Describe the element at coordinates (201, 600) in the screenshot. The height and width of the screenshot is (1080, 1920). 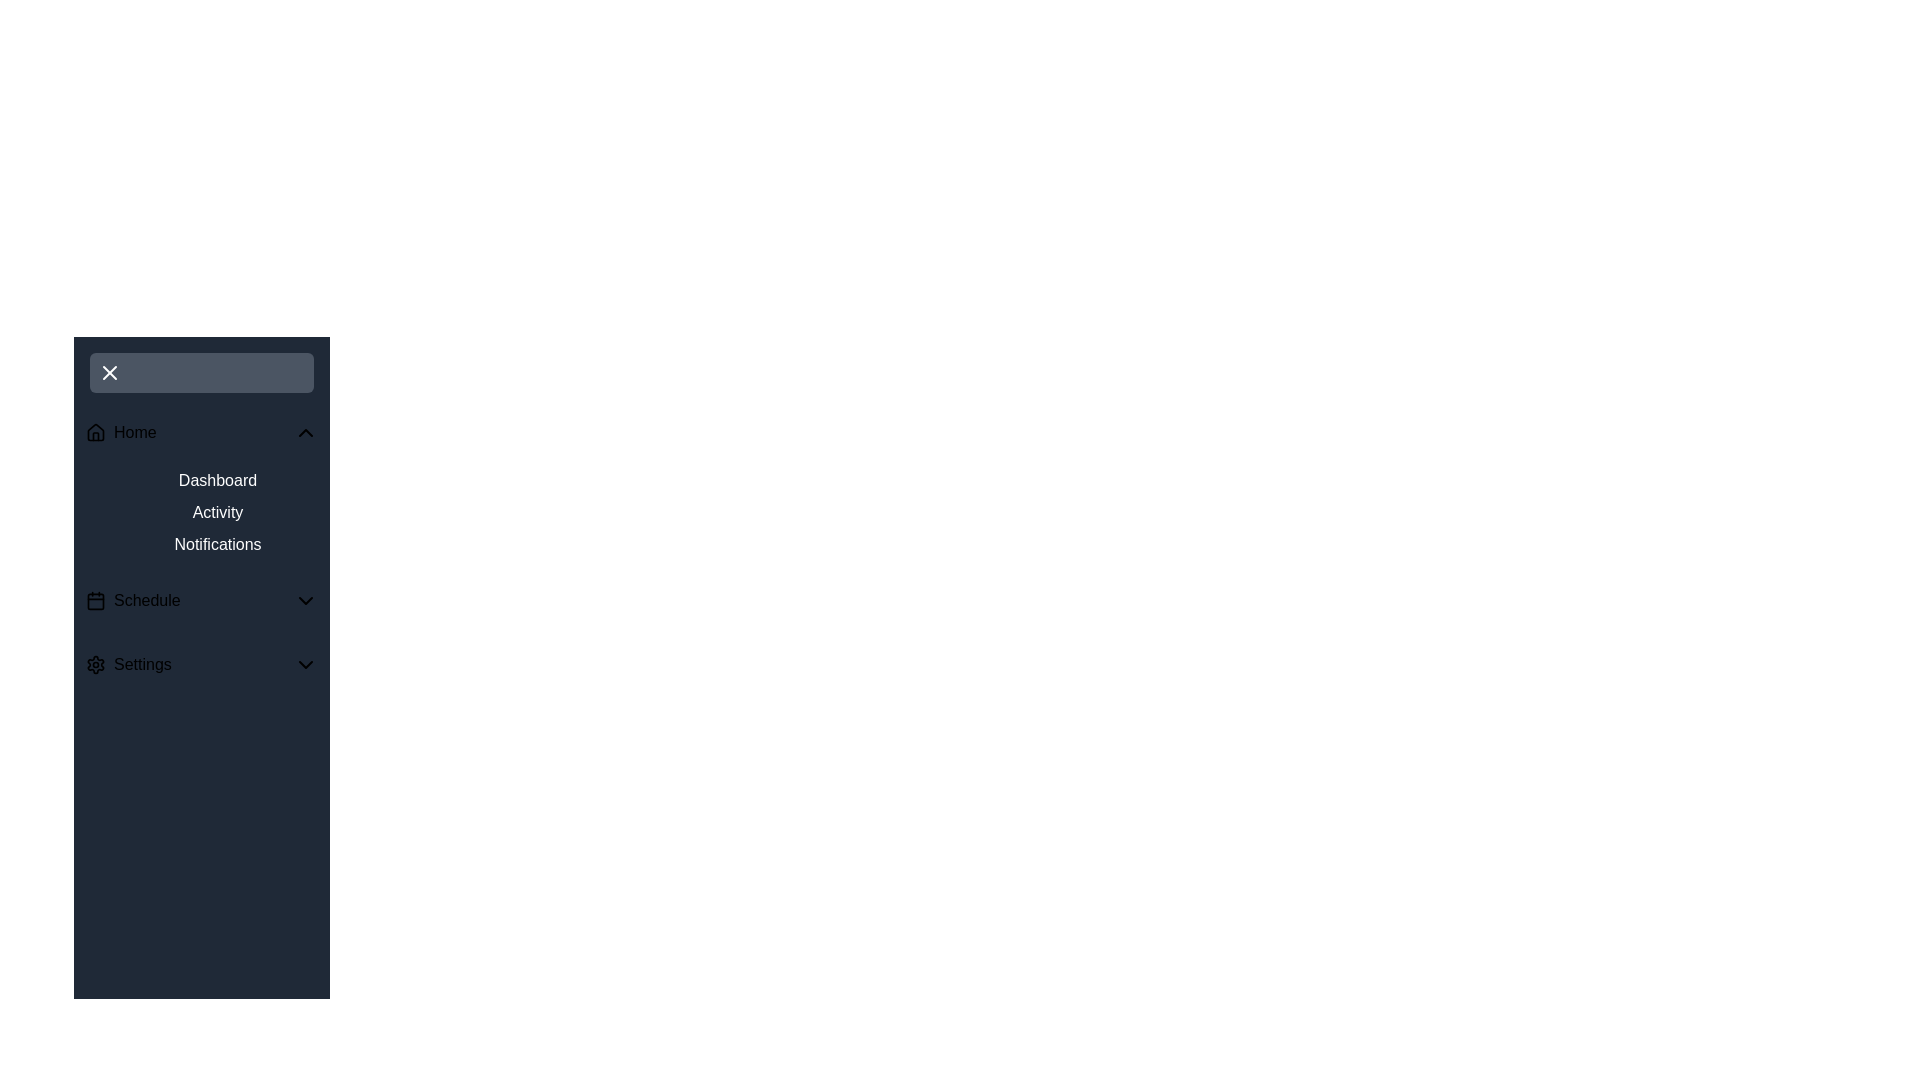
I see `the 'Schedule' menu item, which is the second item in the vertical navigation menu` at that location.